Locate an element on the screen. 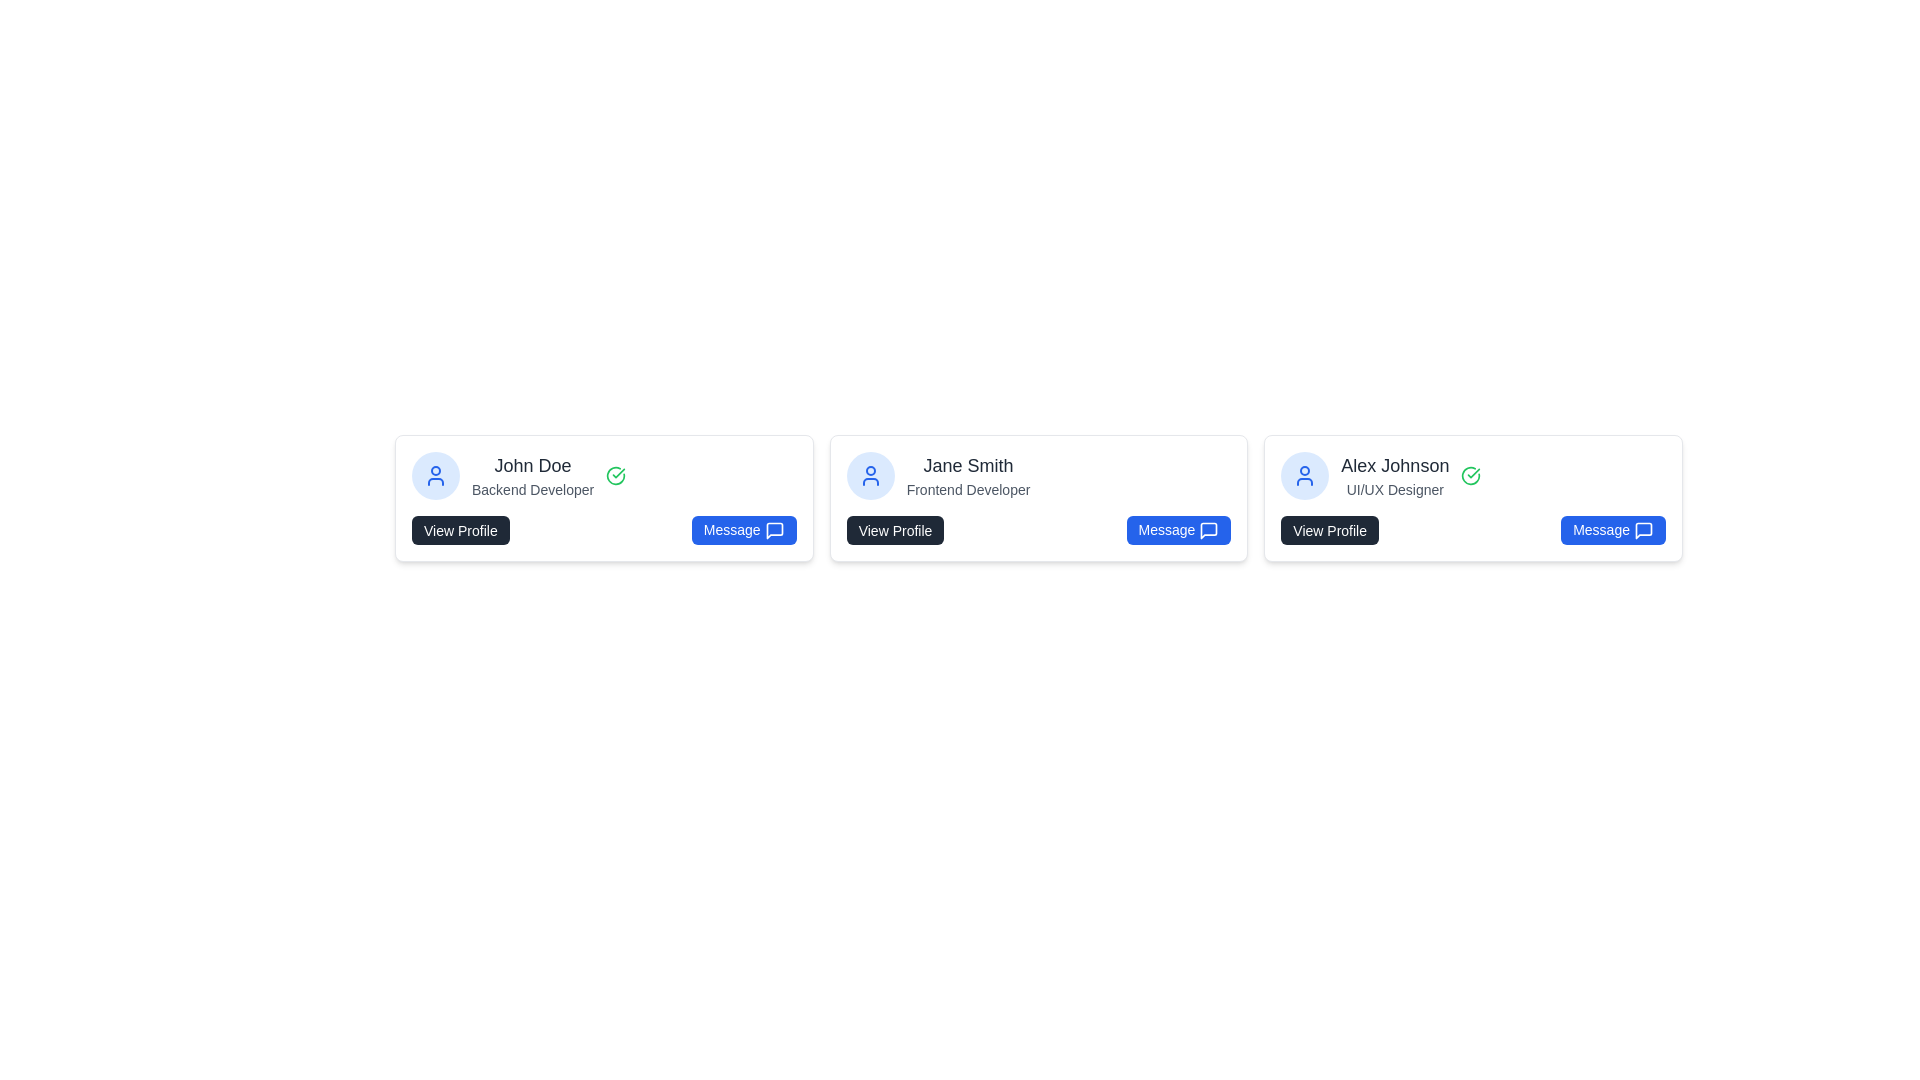 Image resolution: width=1920 pixels, height=1080 pixels. the Text Label displaying the individual's name in the profile card, located above the 'Backend Developer' text is located at coordinates (533, 466).